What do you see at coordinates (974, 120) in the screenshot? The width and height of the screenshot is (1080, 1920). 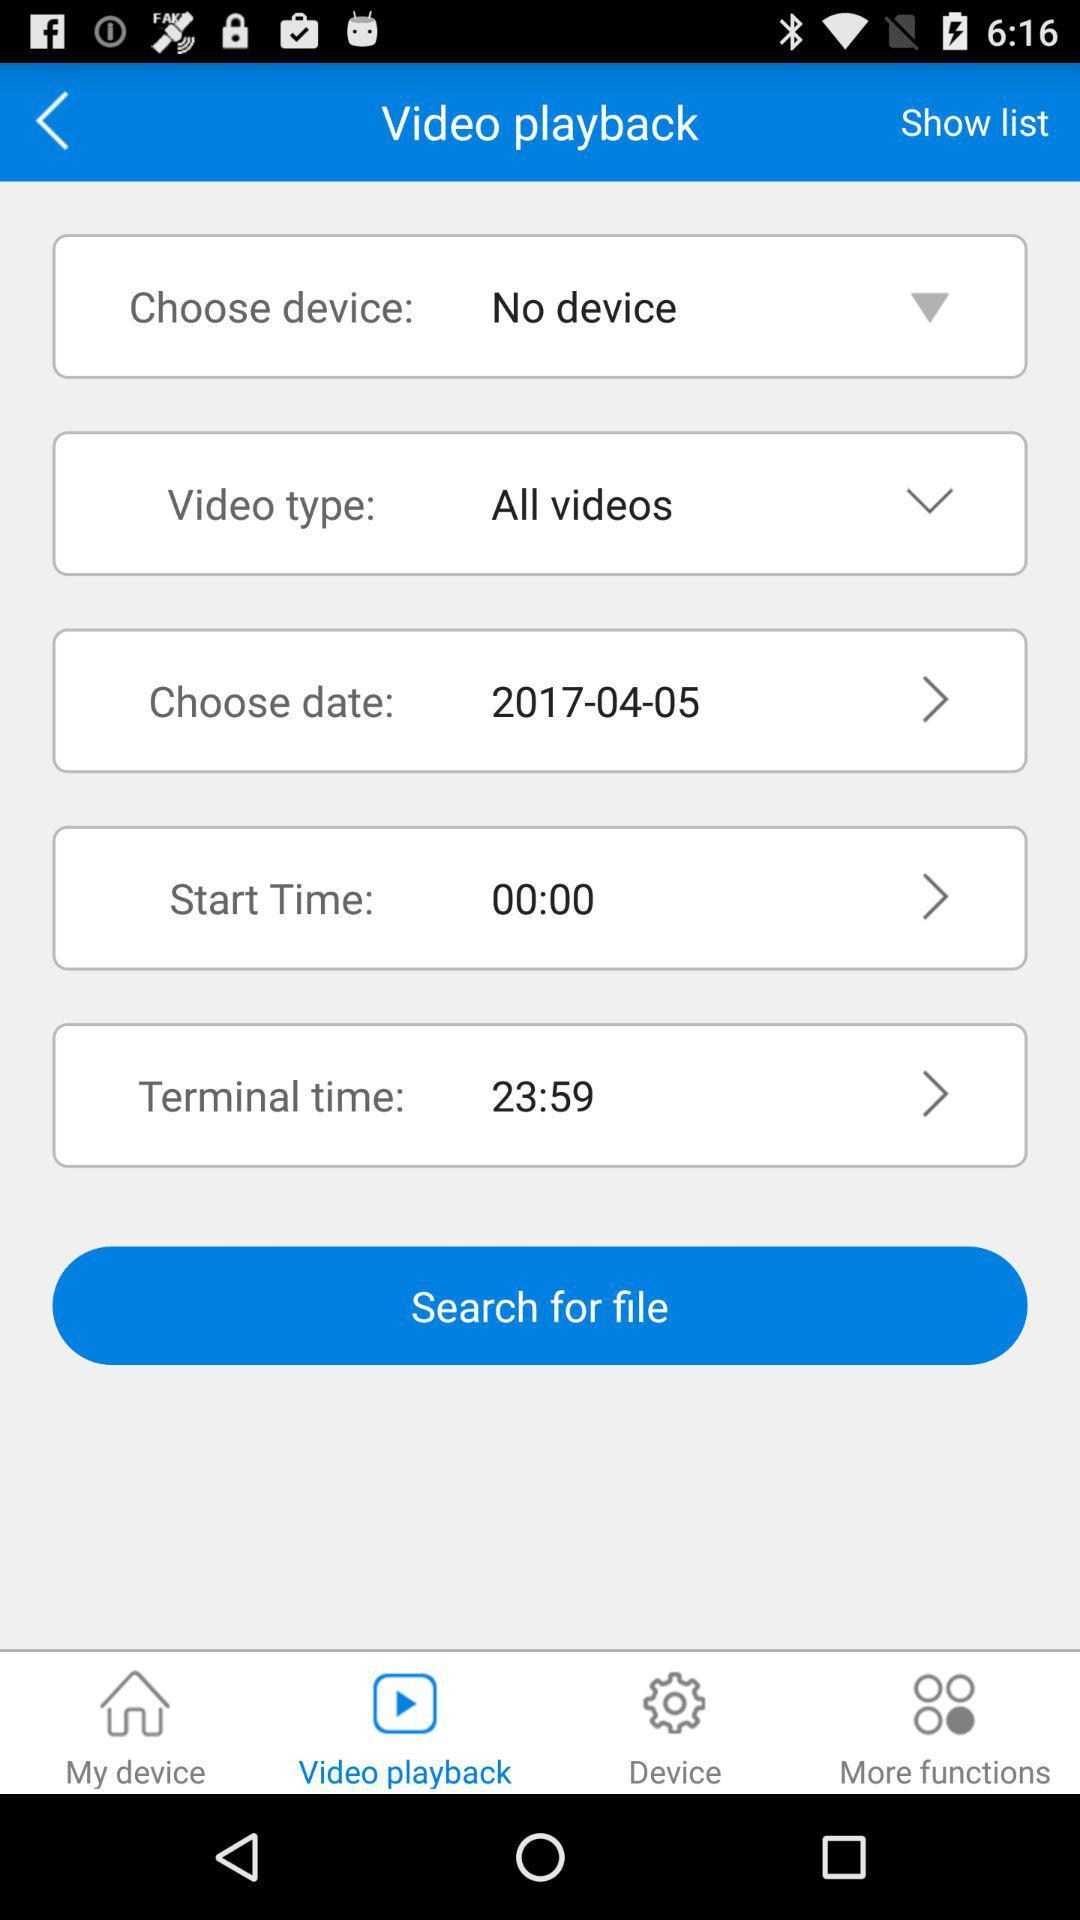 I see `show list item` at bounding box center [974, 120].